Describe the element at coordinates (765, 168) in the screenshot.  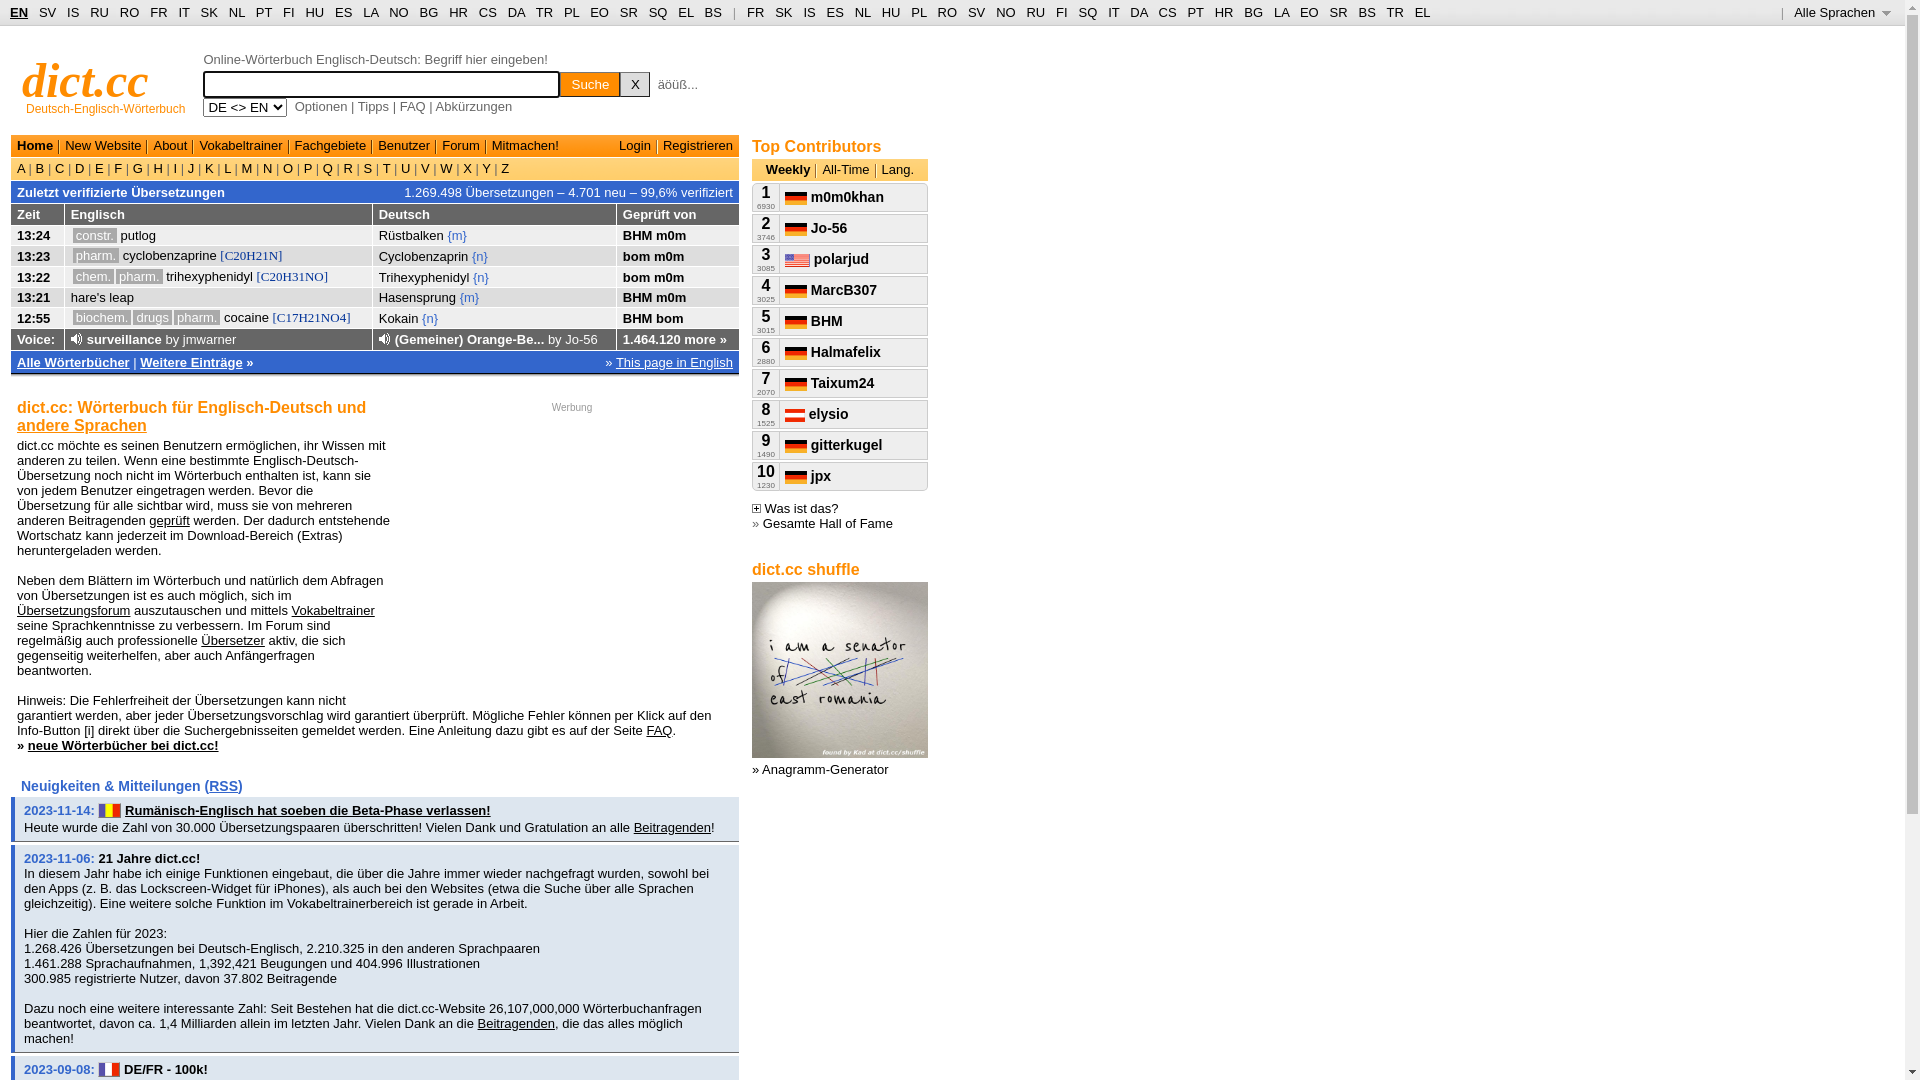
I see `'Weekly'` at that location.